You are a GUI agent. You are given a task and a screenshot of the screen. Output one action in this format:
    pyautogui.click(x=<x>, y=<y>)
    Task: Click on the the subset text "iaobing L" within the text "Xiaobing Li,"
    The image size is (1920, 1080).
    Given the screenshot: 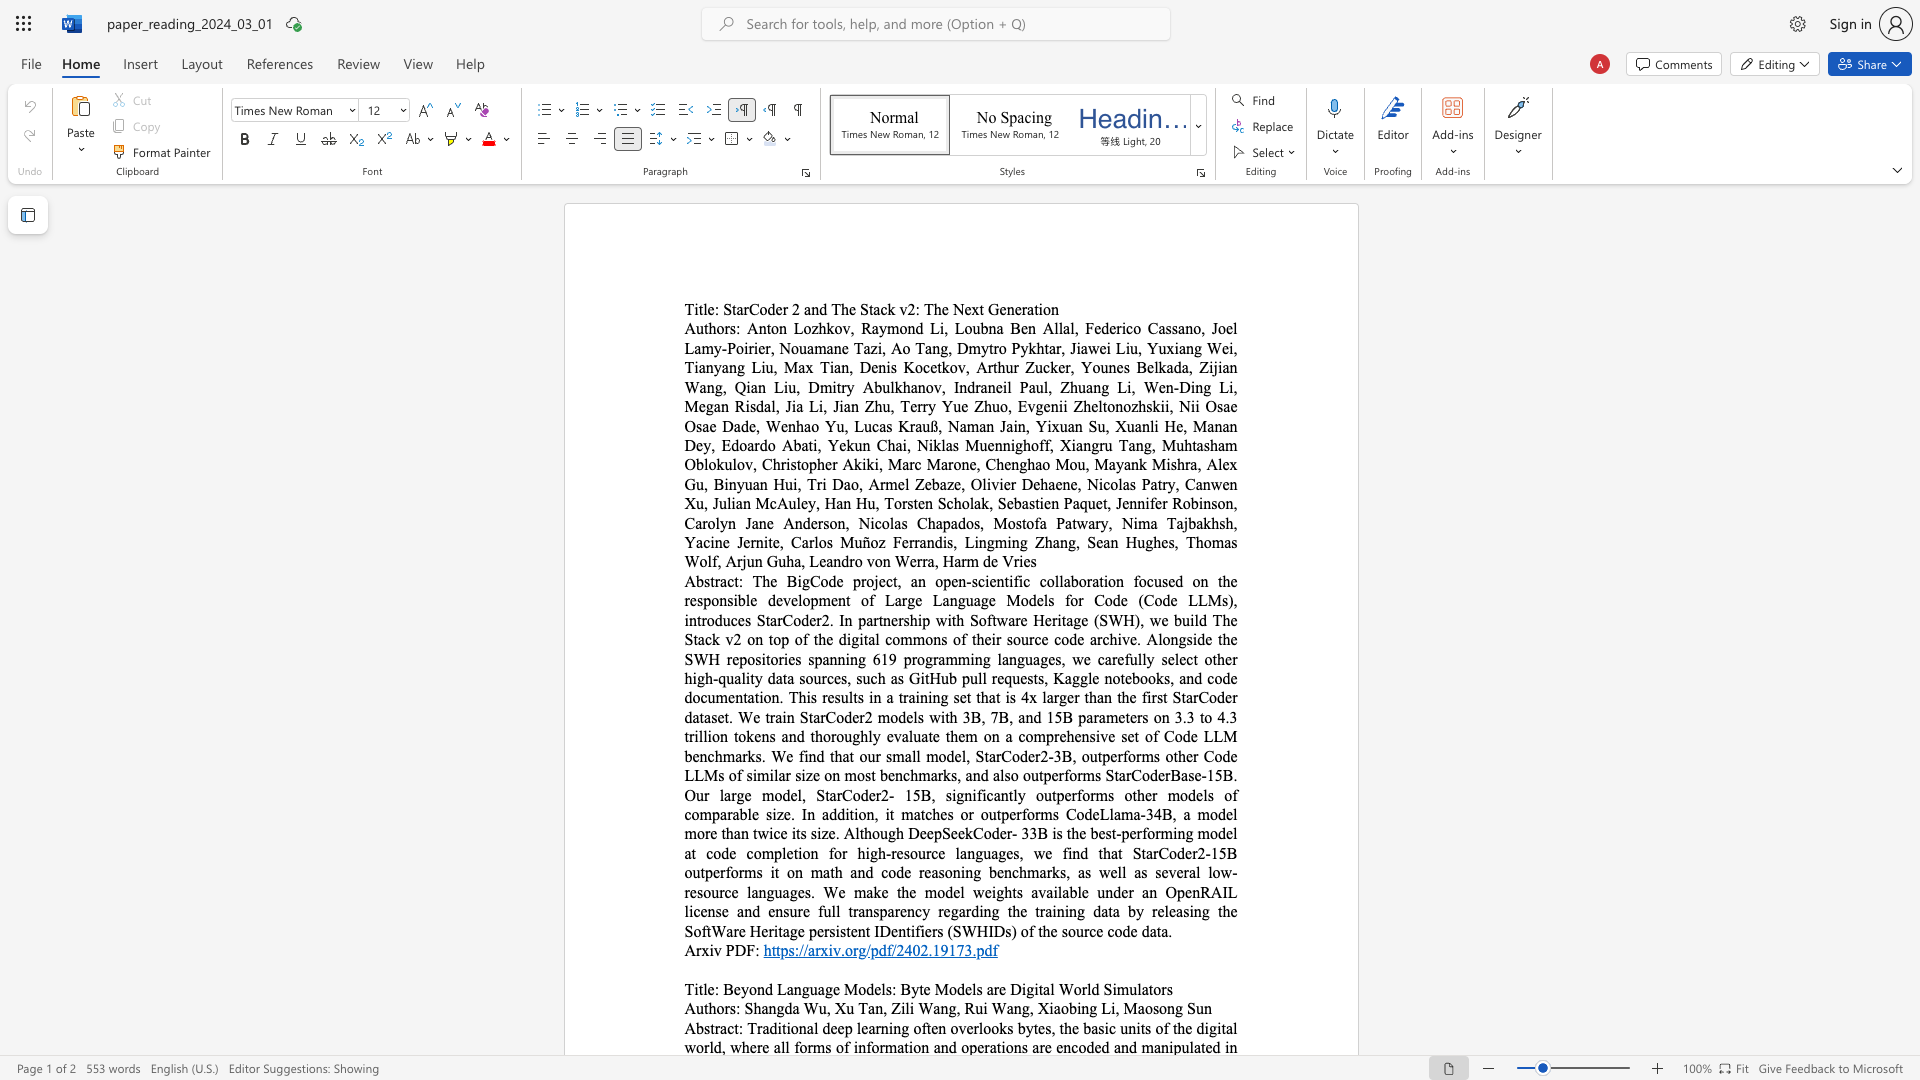 What is the action you would take?
    pyautogui.click(x=1048, y=1008)
    